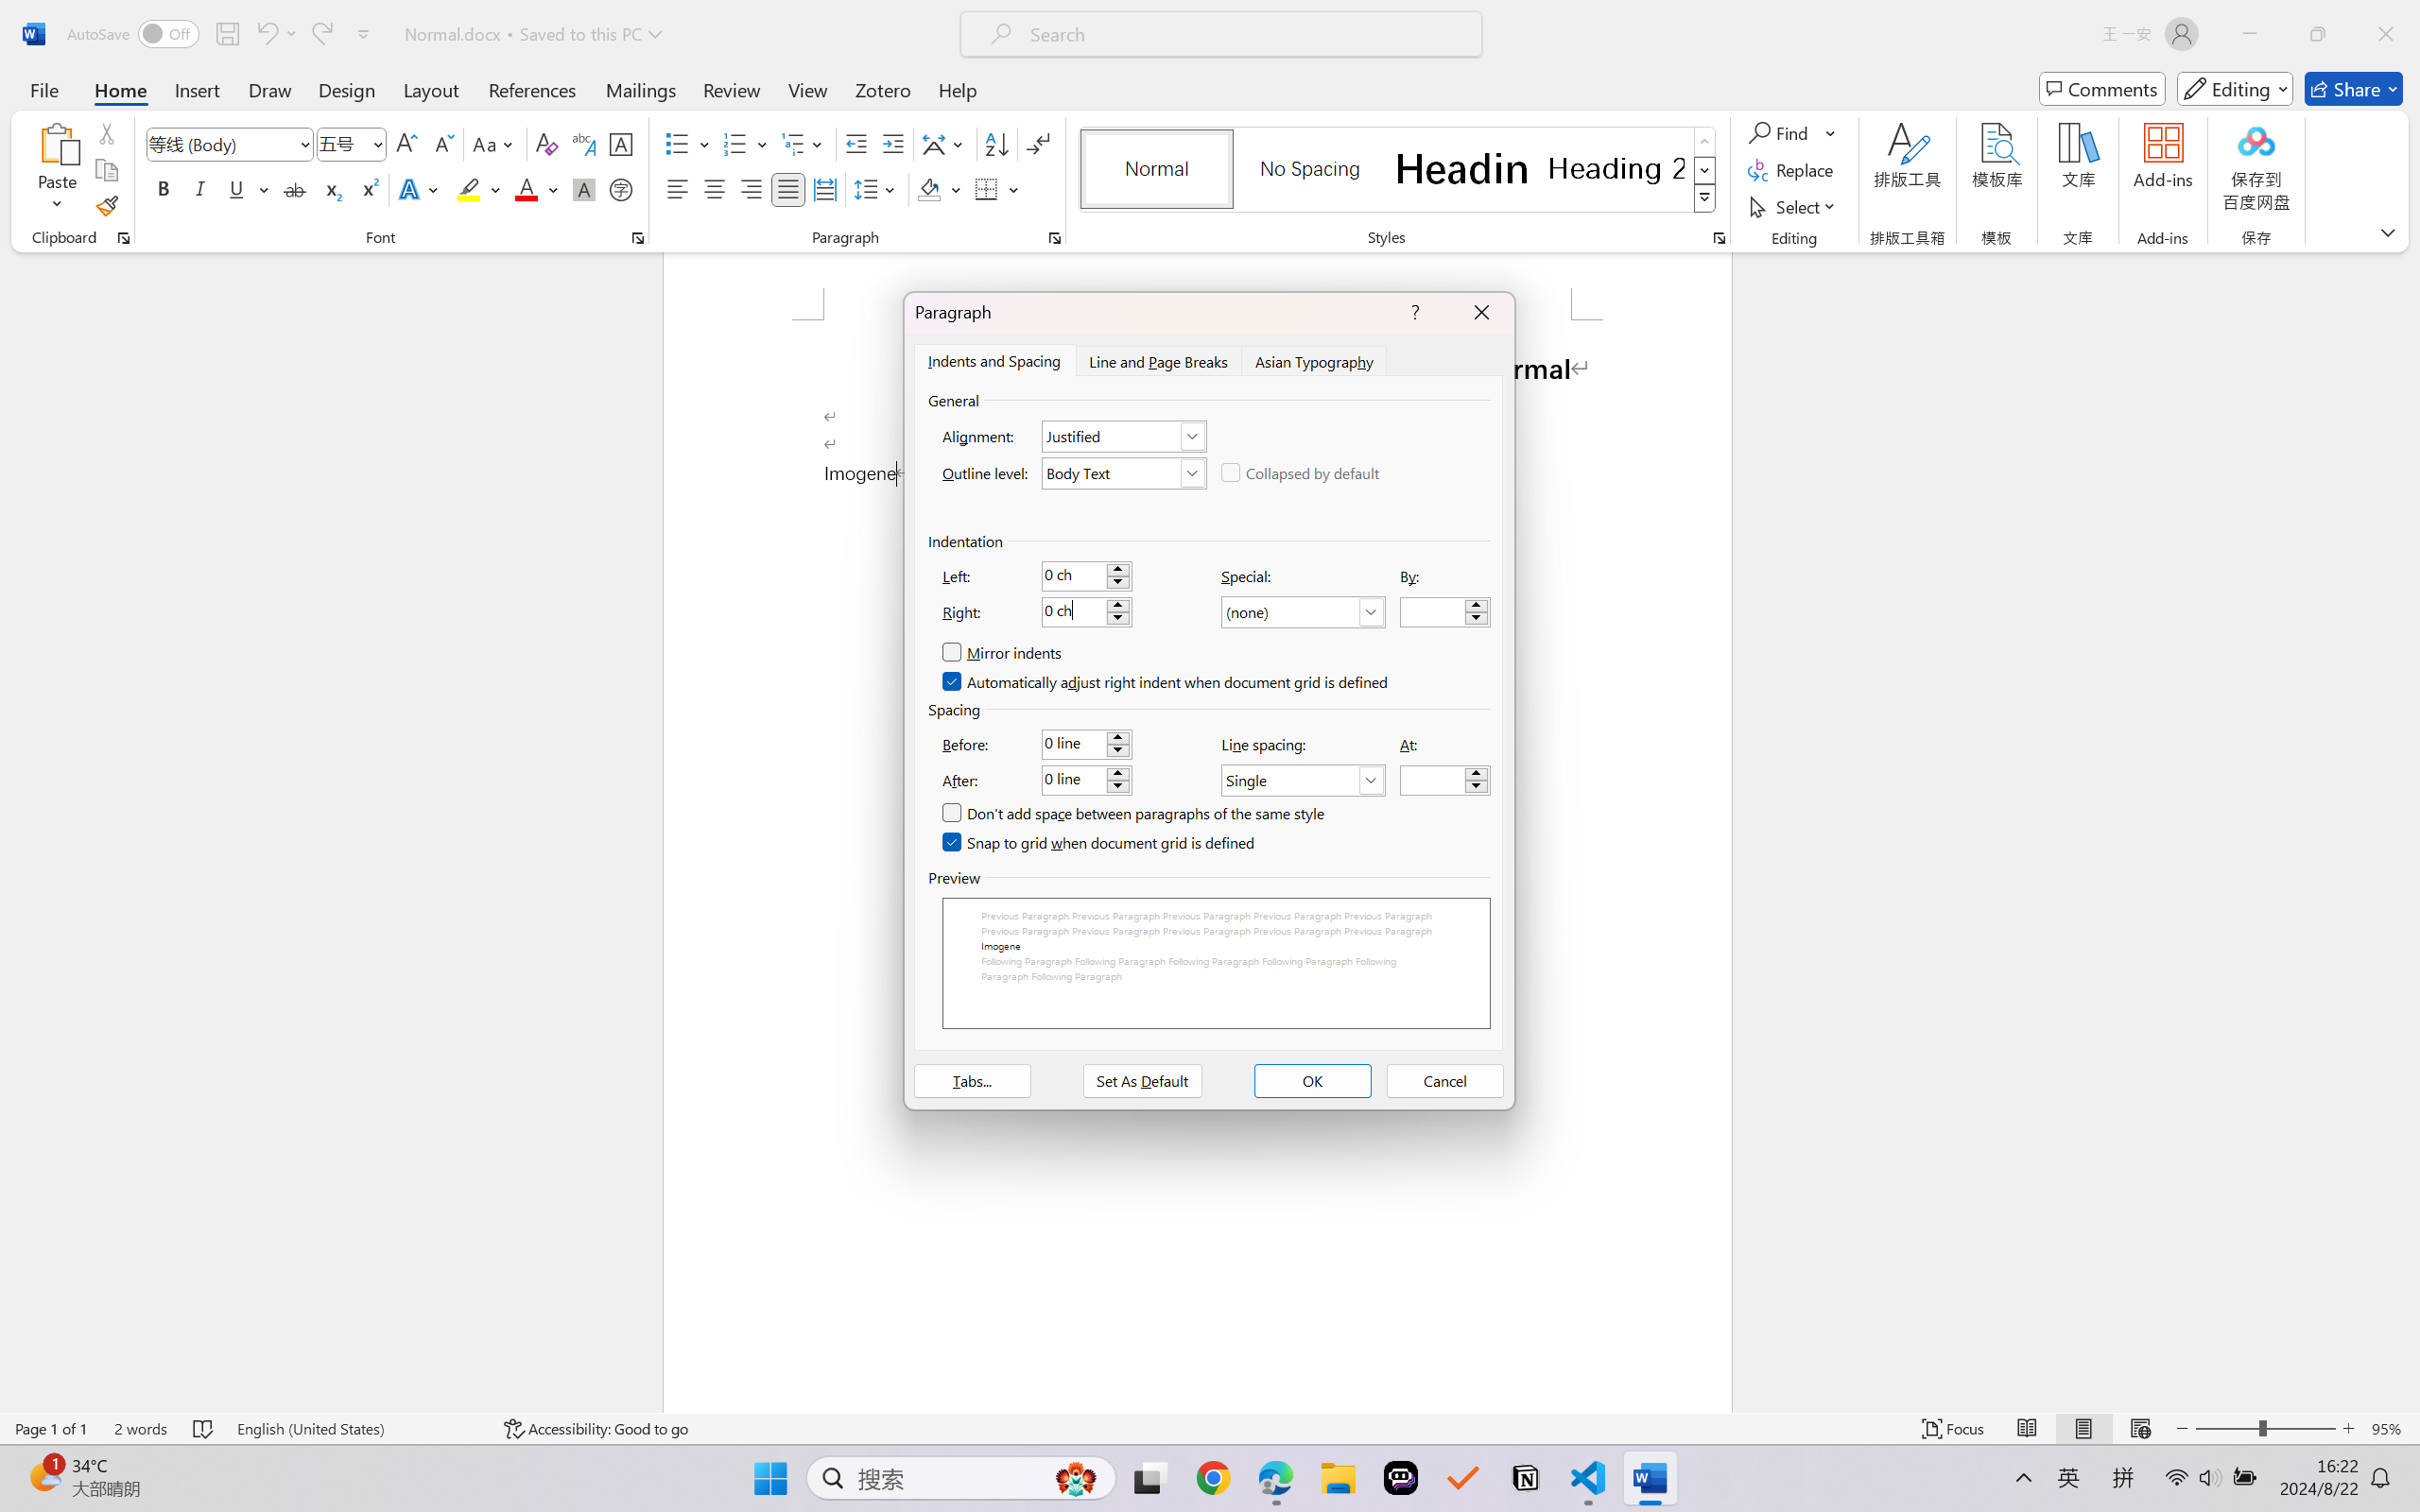 Image resolution: width=2420 pixels, height=1512 pixels. I want to click on 'Sort...', so click(996, 144).